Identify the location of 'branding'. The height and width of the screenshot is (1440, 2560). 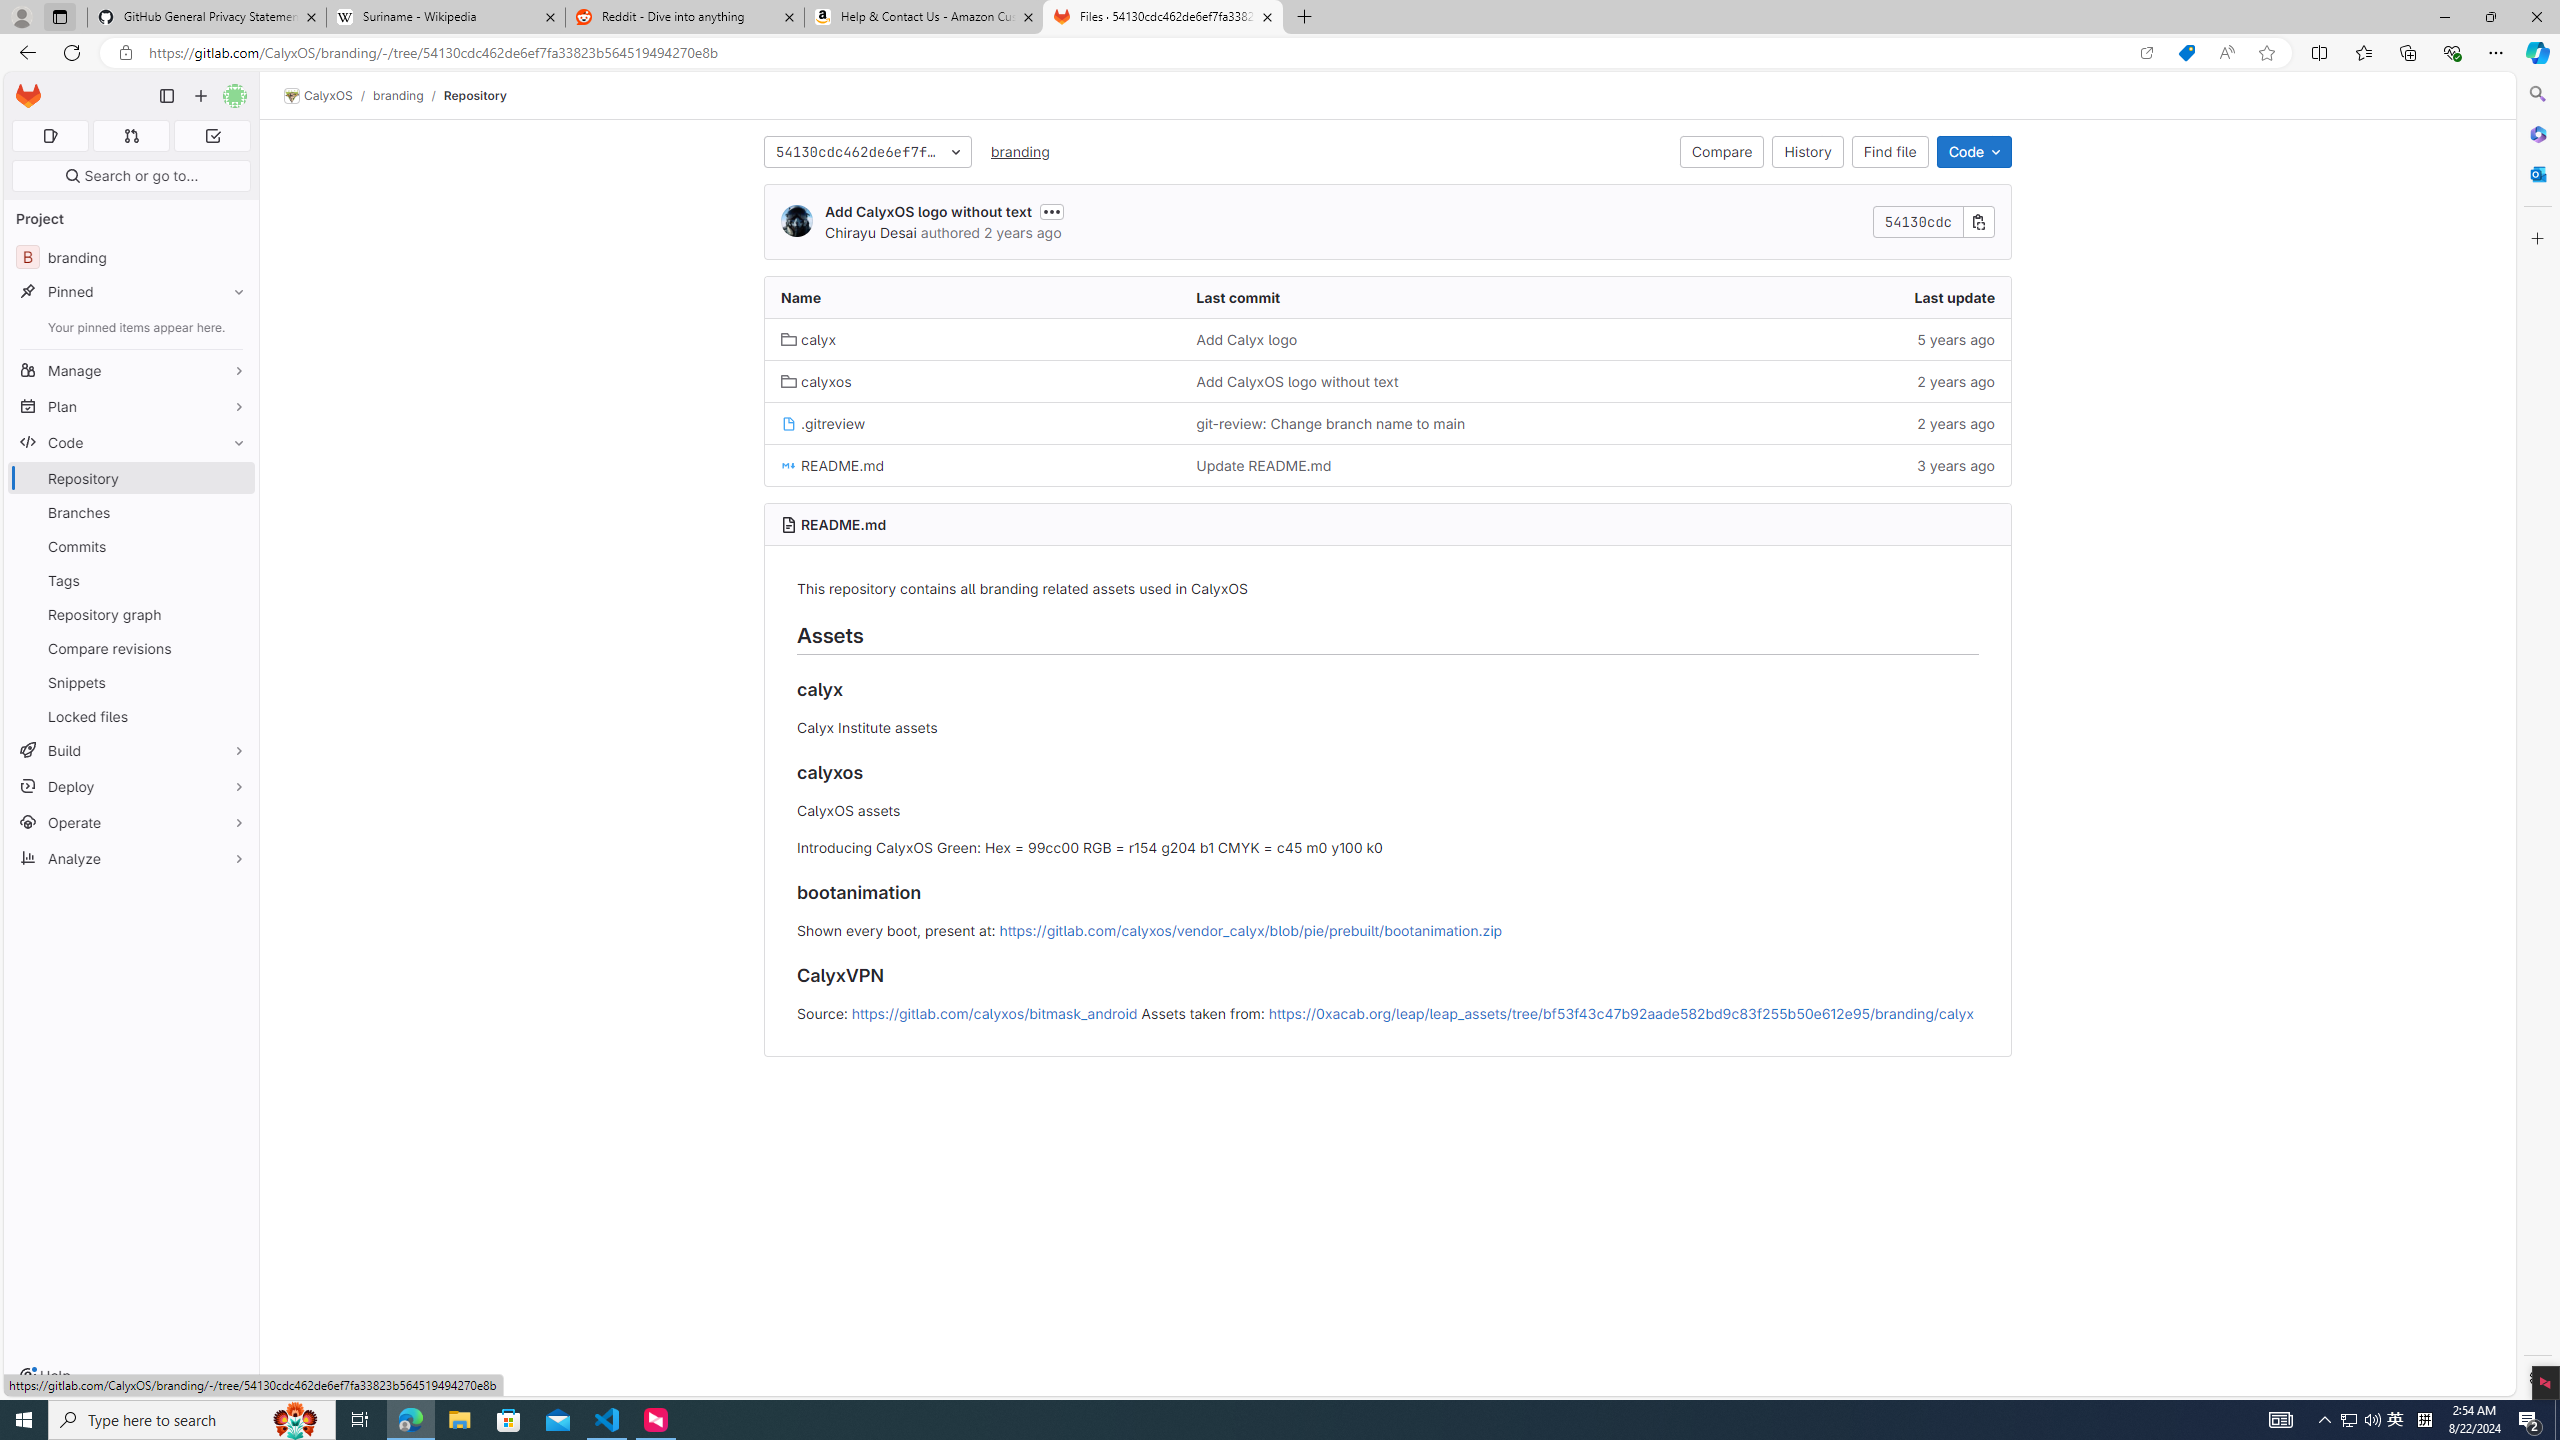
(1019, 150).